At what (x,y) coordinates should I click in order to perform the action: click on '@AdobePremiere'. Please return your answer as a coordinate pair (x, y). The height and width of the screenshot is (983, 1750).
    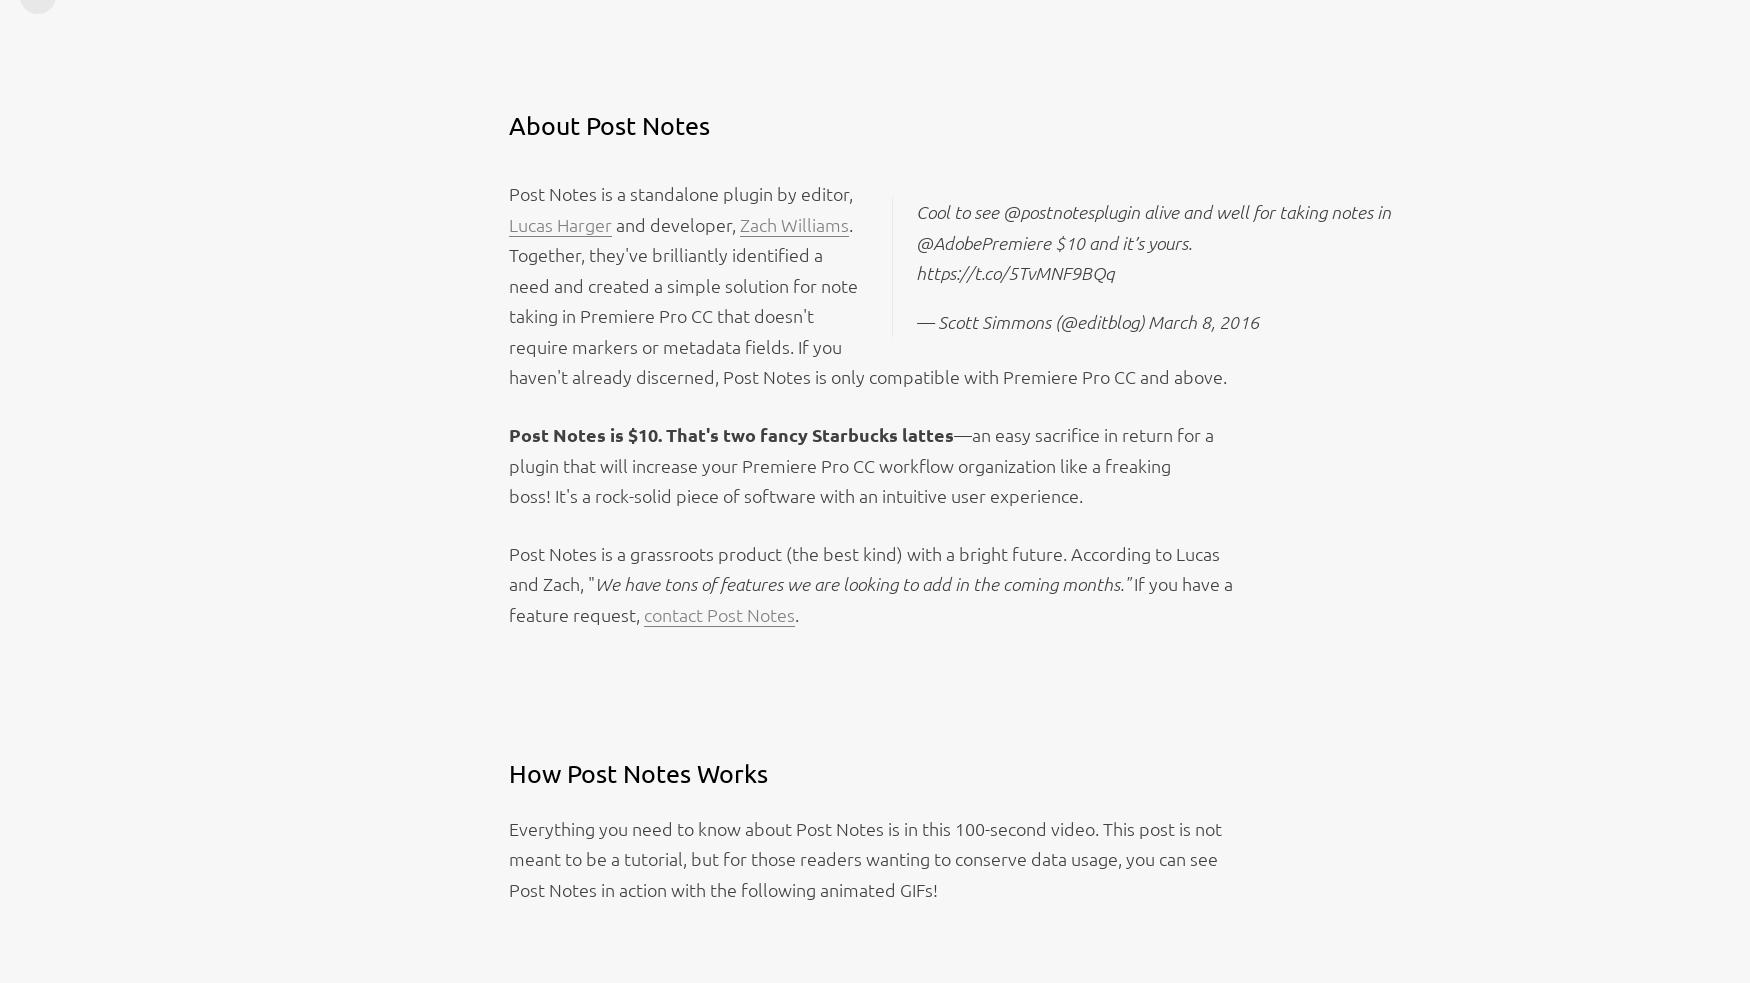
    Looking at the image, I should click on (914, 242).